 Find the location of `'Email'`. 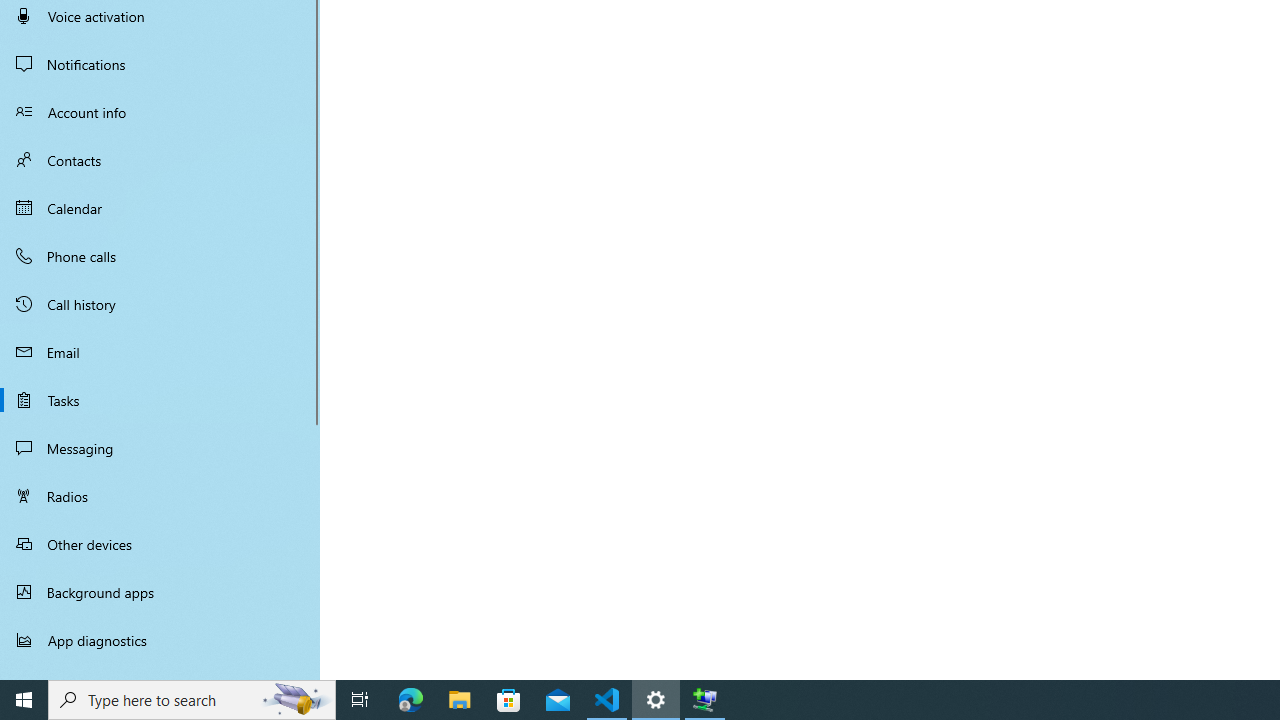

'Email' is located at coordinates (160, 351).